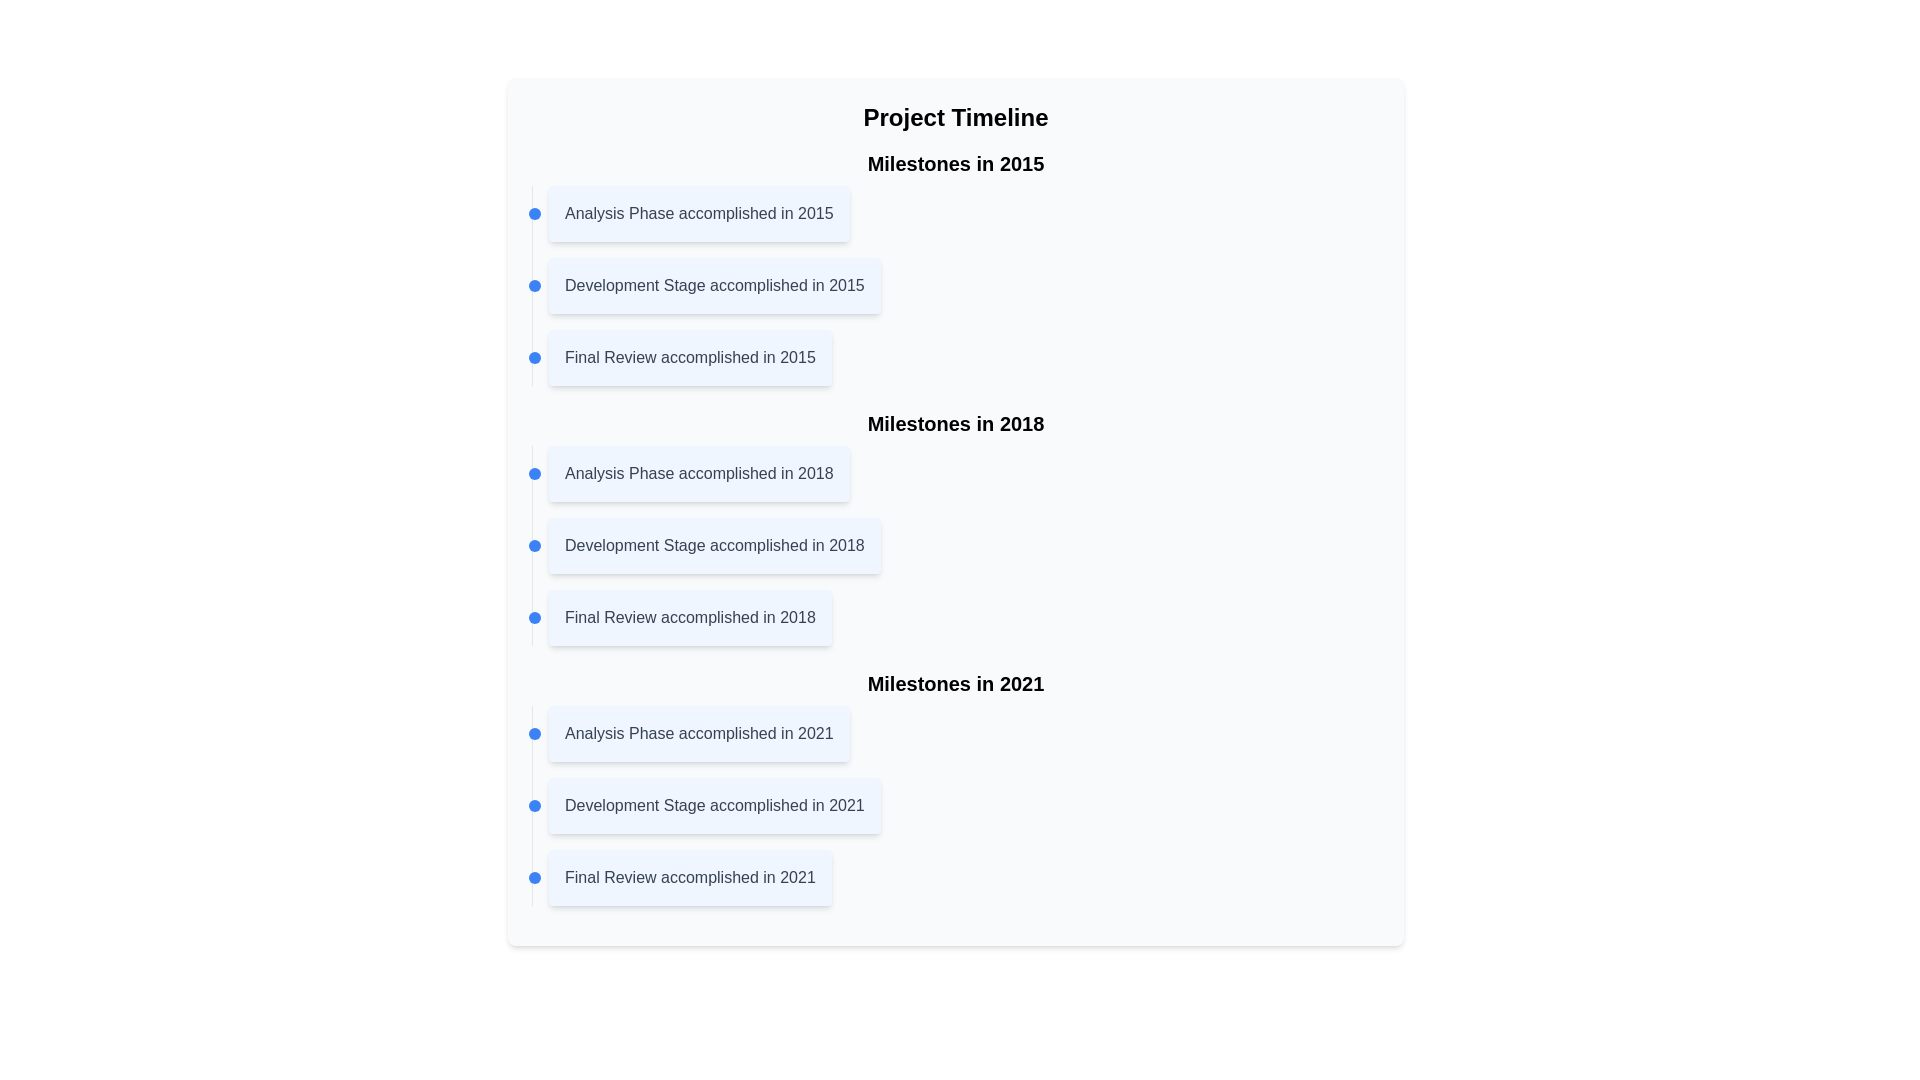 The image size is (1920, 1080). What do you see at coordinates (690, 616) in the screenshot?
I see `text of the Text Label that contains 'Final Review accomplished in 2018', which is styled in gray font and is located under the heading 'Milestones in 2018'` at bounding box center [690, 616].